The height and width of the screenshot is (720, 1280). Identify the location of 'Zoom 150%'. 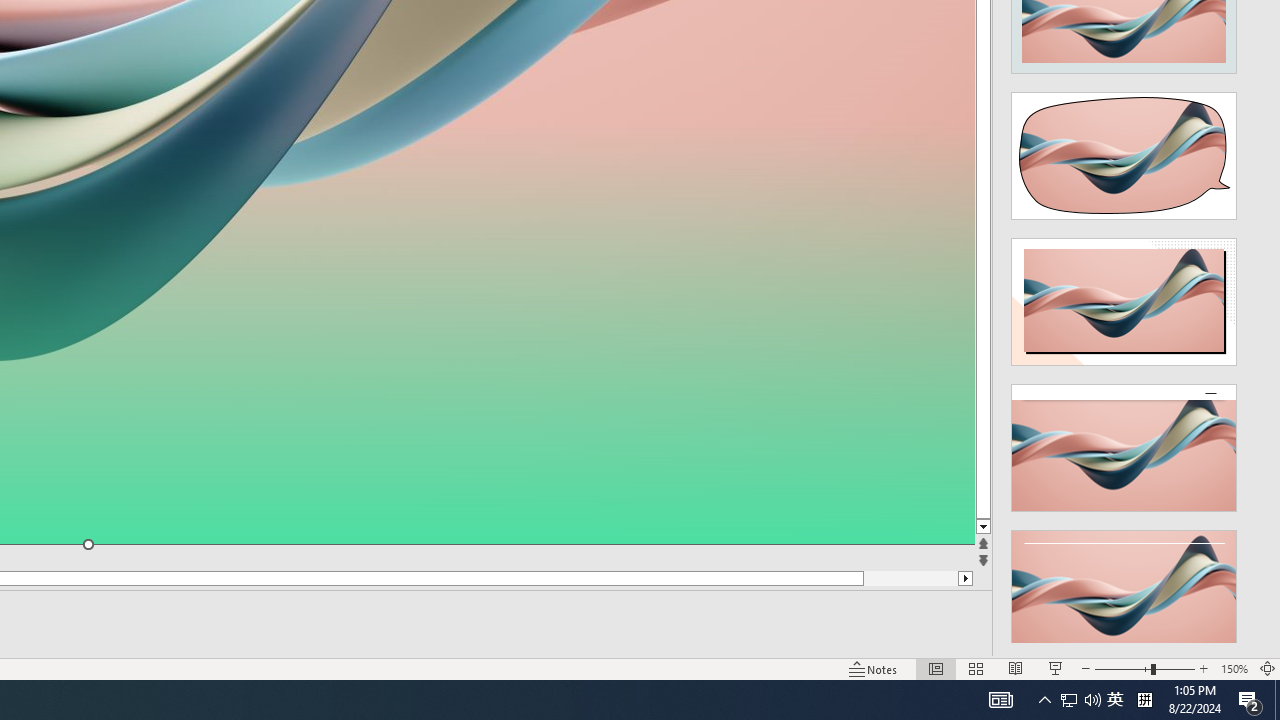
(1233, 669).